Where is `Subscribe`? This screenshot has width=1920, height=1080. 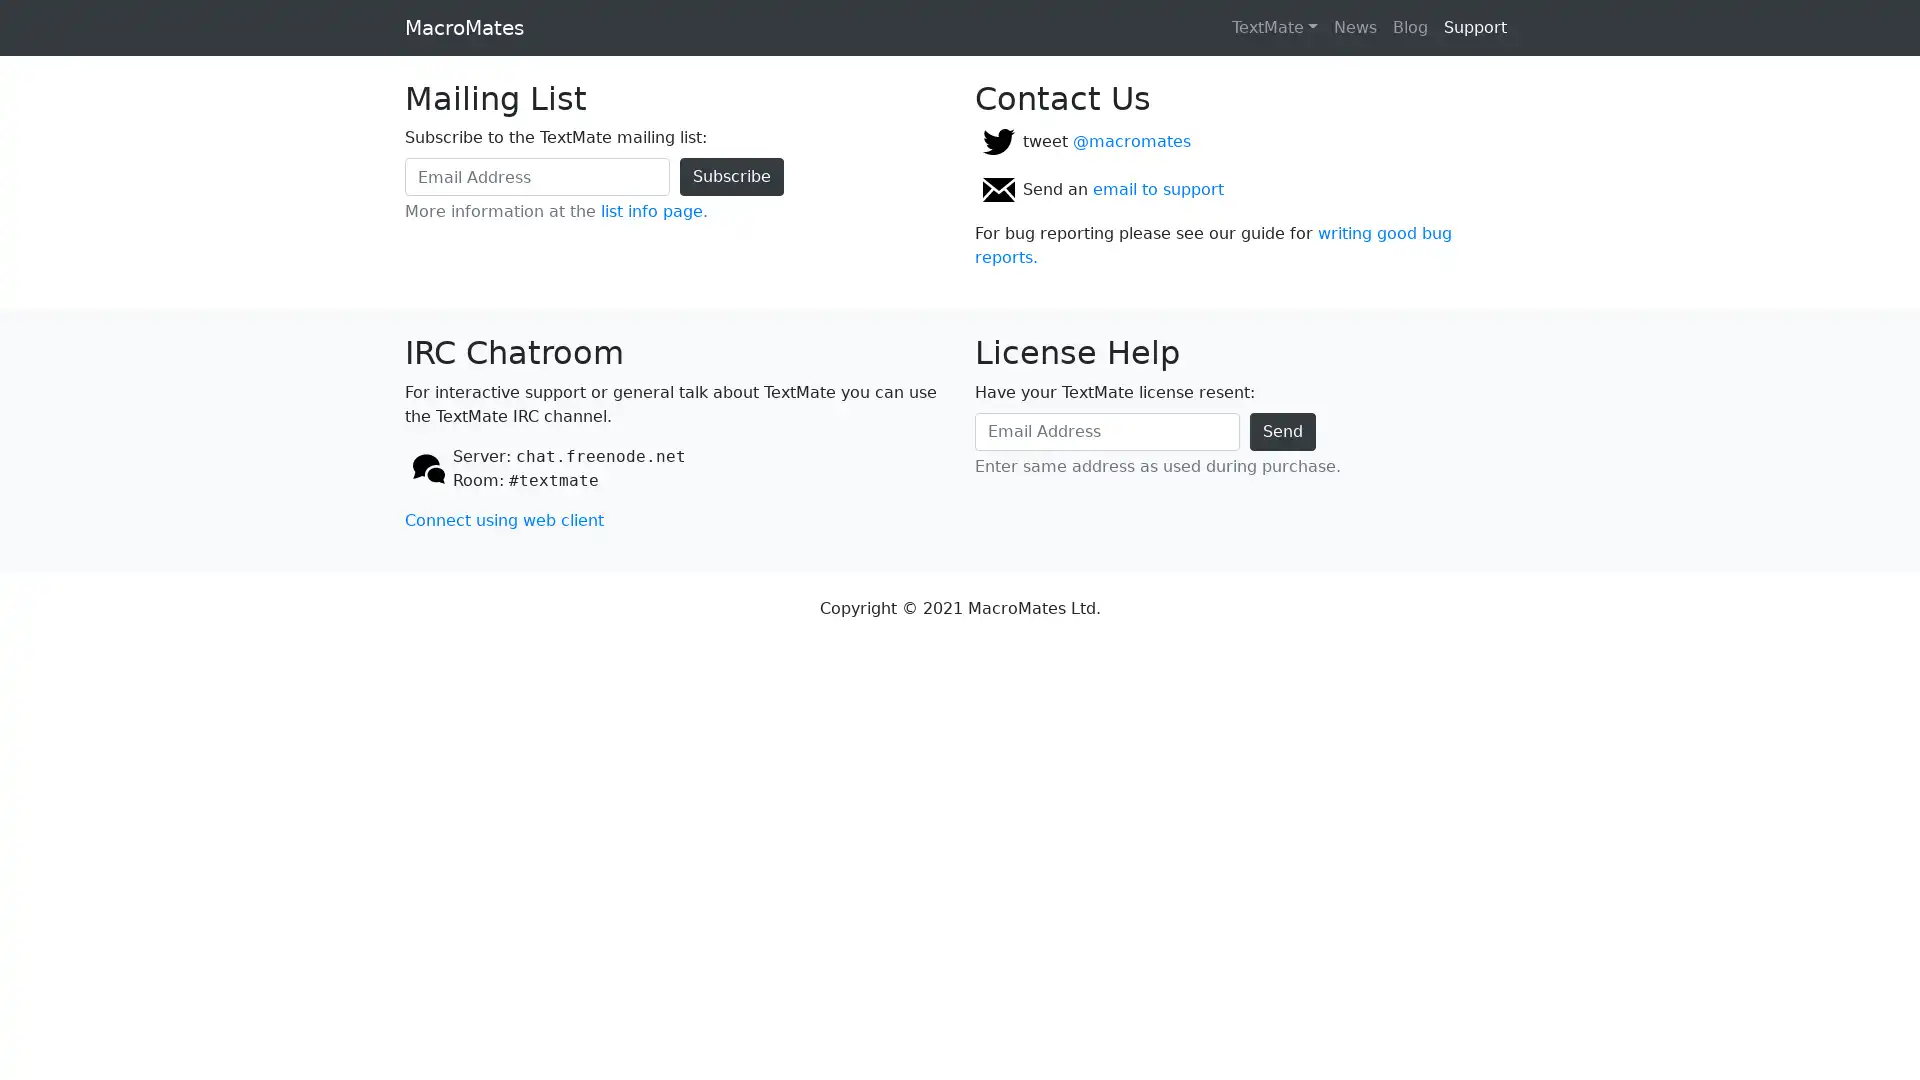
Subscribe is located at coordinates (730, 176).